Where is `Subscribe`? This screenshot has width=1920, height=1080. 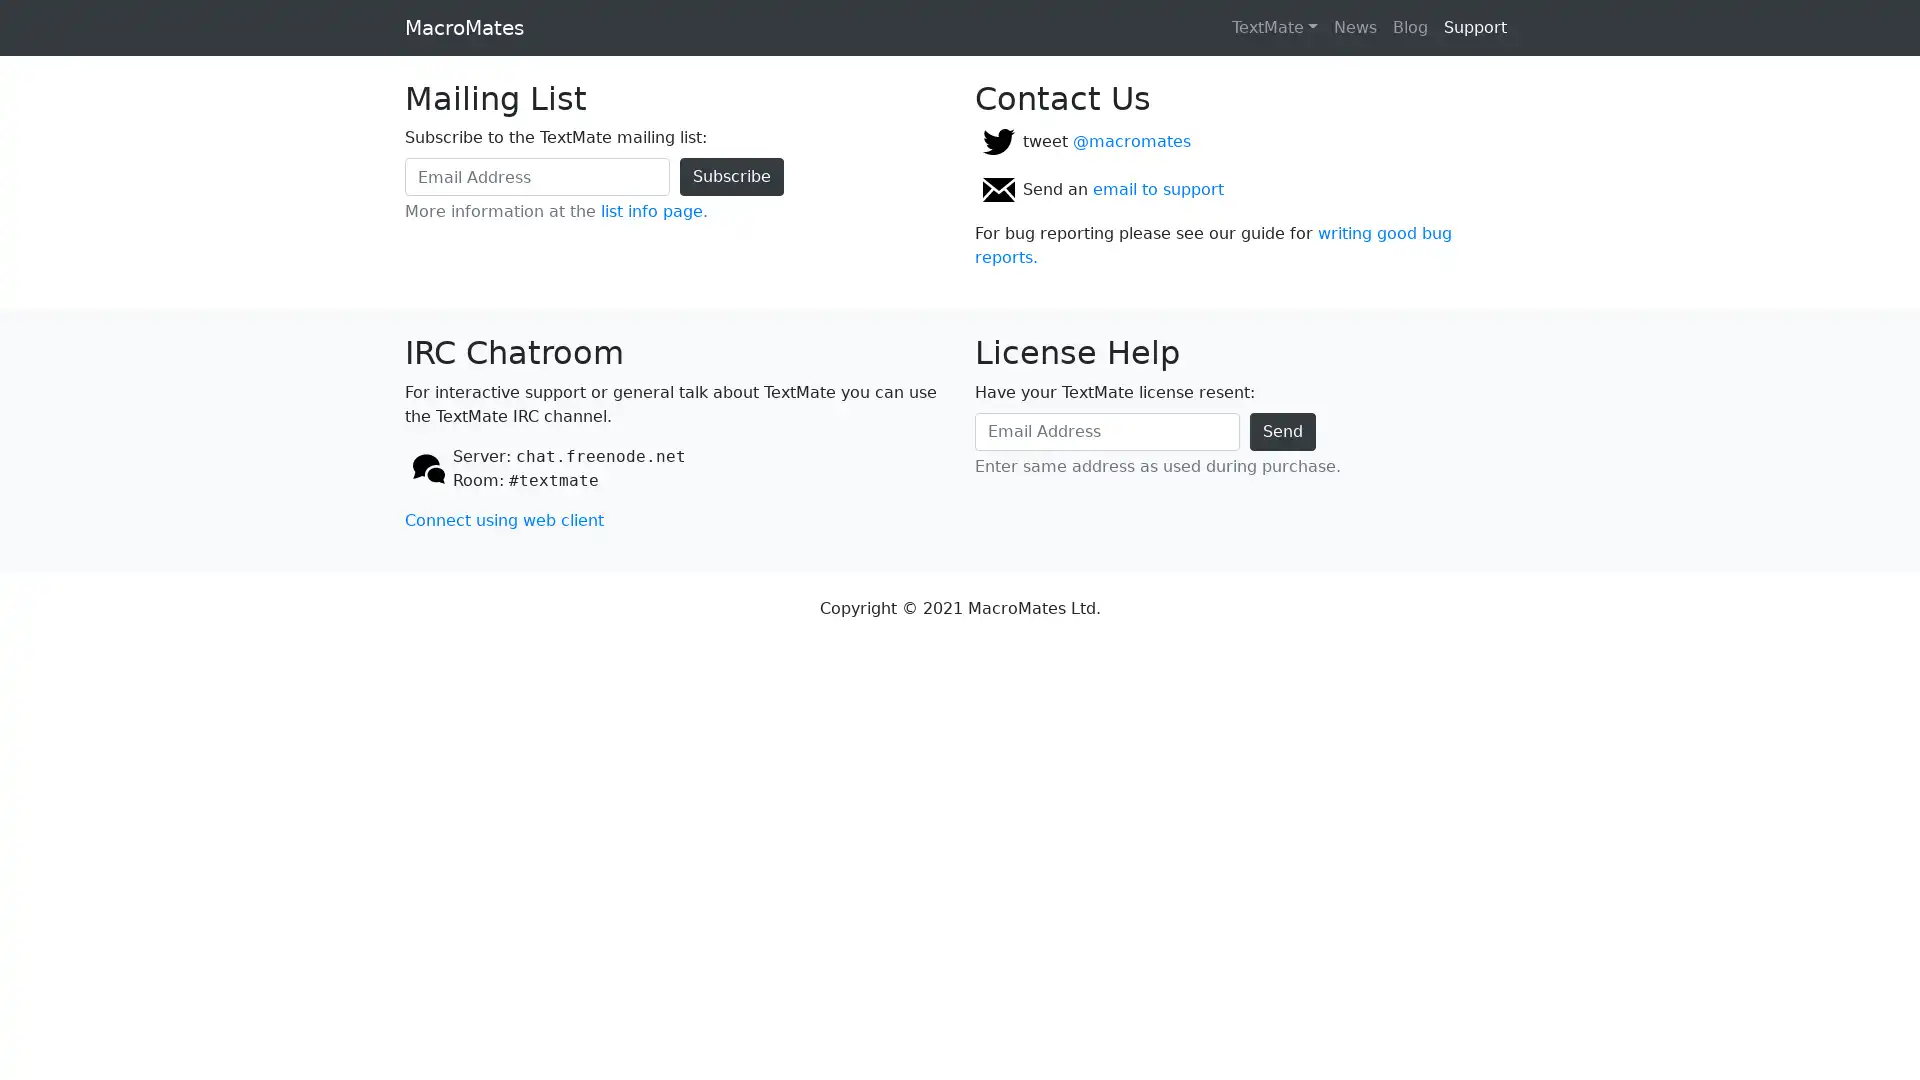
Subscribe is located at coordinates (730, 176).